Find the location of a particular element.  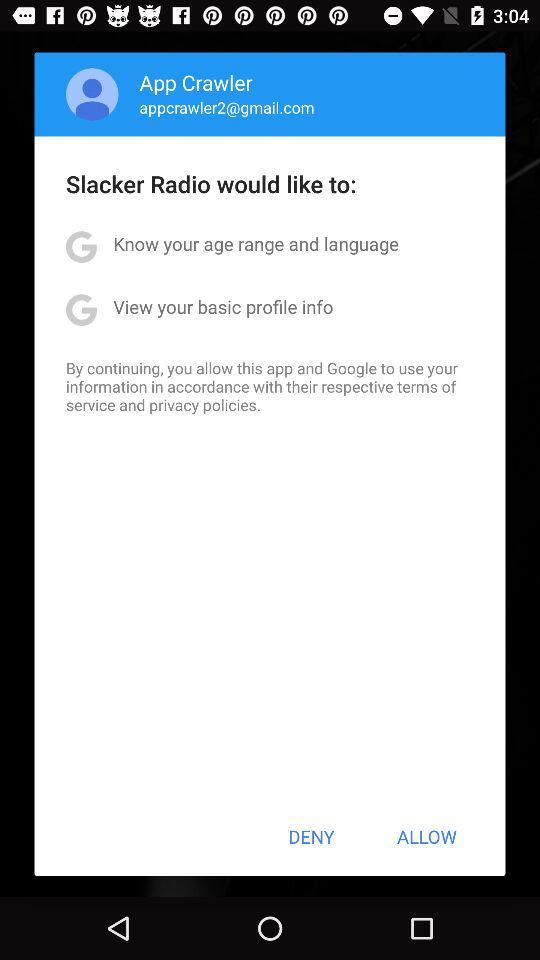

the app crawler is located at coordinates (196, 82).